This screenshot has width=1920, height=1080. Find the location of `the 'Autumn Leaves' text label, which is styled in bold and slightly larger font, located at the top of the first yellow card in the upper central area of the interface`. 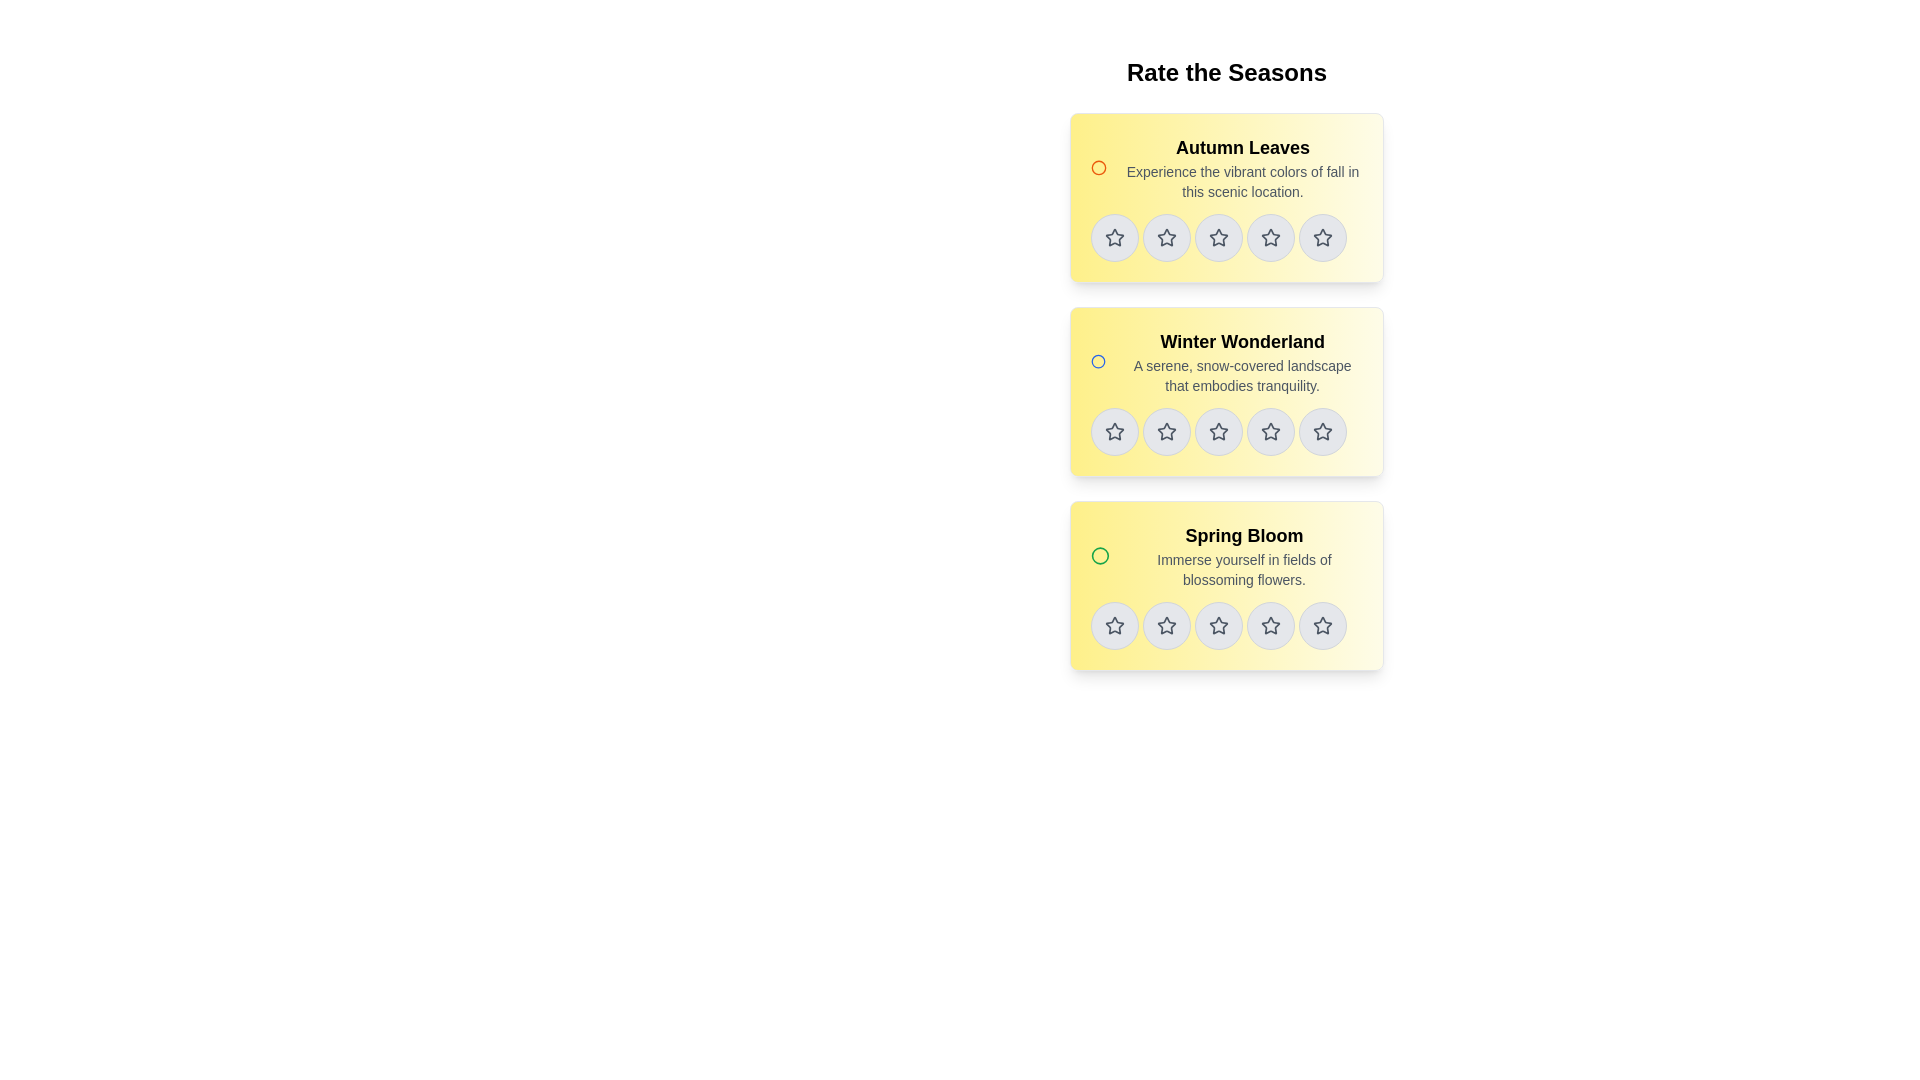

the 'Autumn Leaves' text label, which is styled in bold and slightly larger font, located at the top of the first yellow card in the upper central area of the interface is located at coordinates (1242, 146).